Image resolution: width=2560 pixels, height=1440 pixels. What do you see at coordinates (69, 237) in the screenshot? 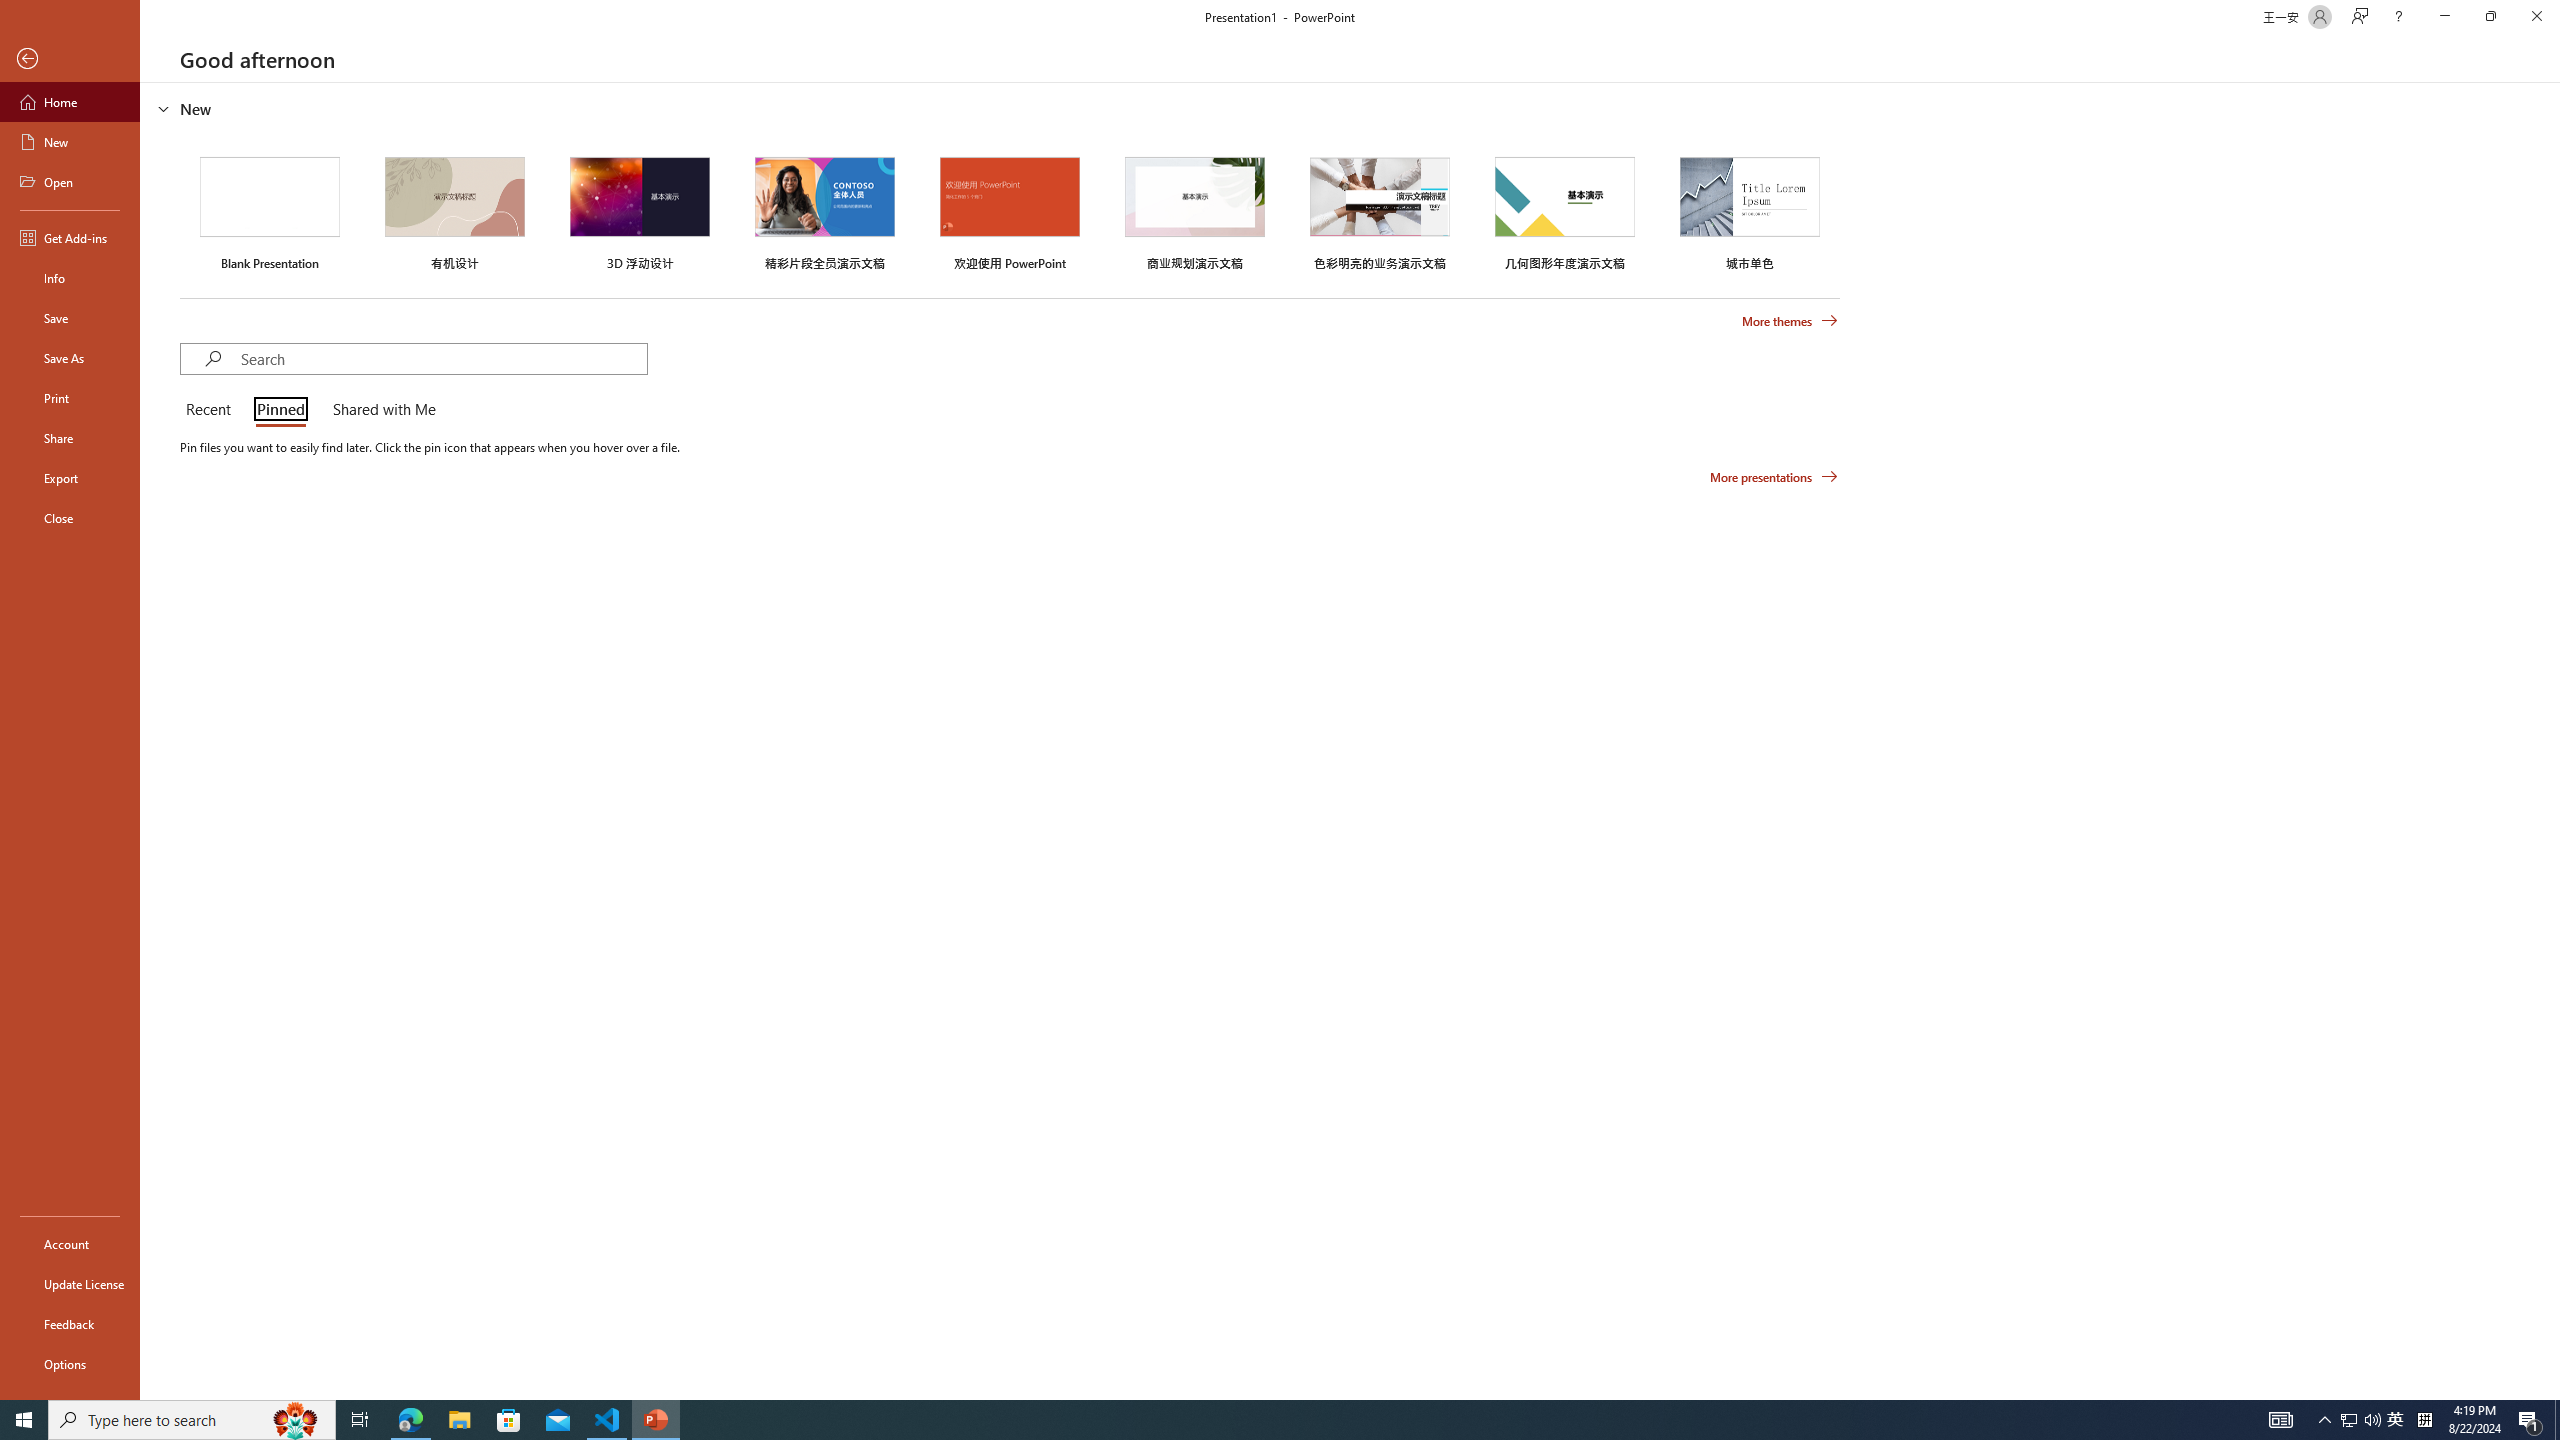
I see `'Get Add-ins'` at bounding box center [69, 237].